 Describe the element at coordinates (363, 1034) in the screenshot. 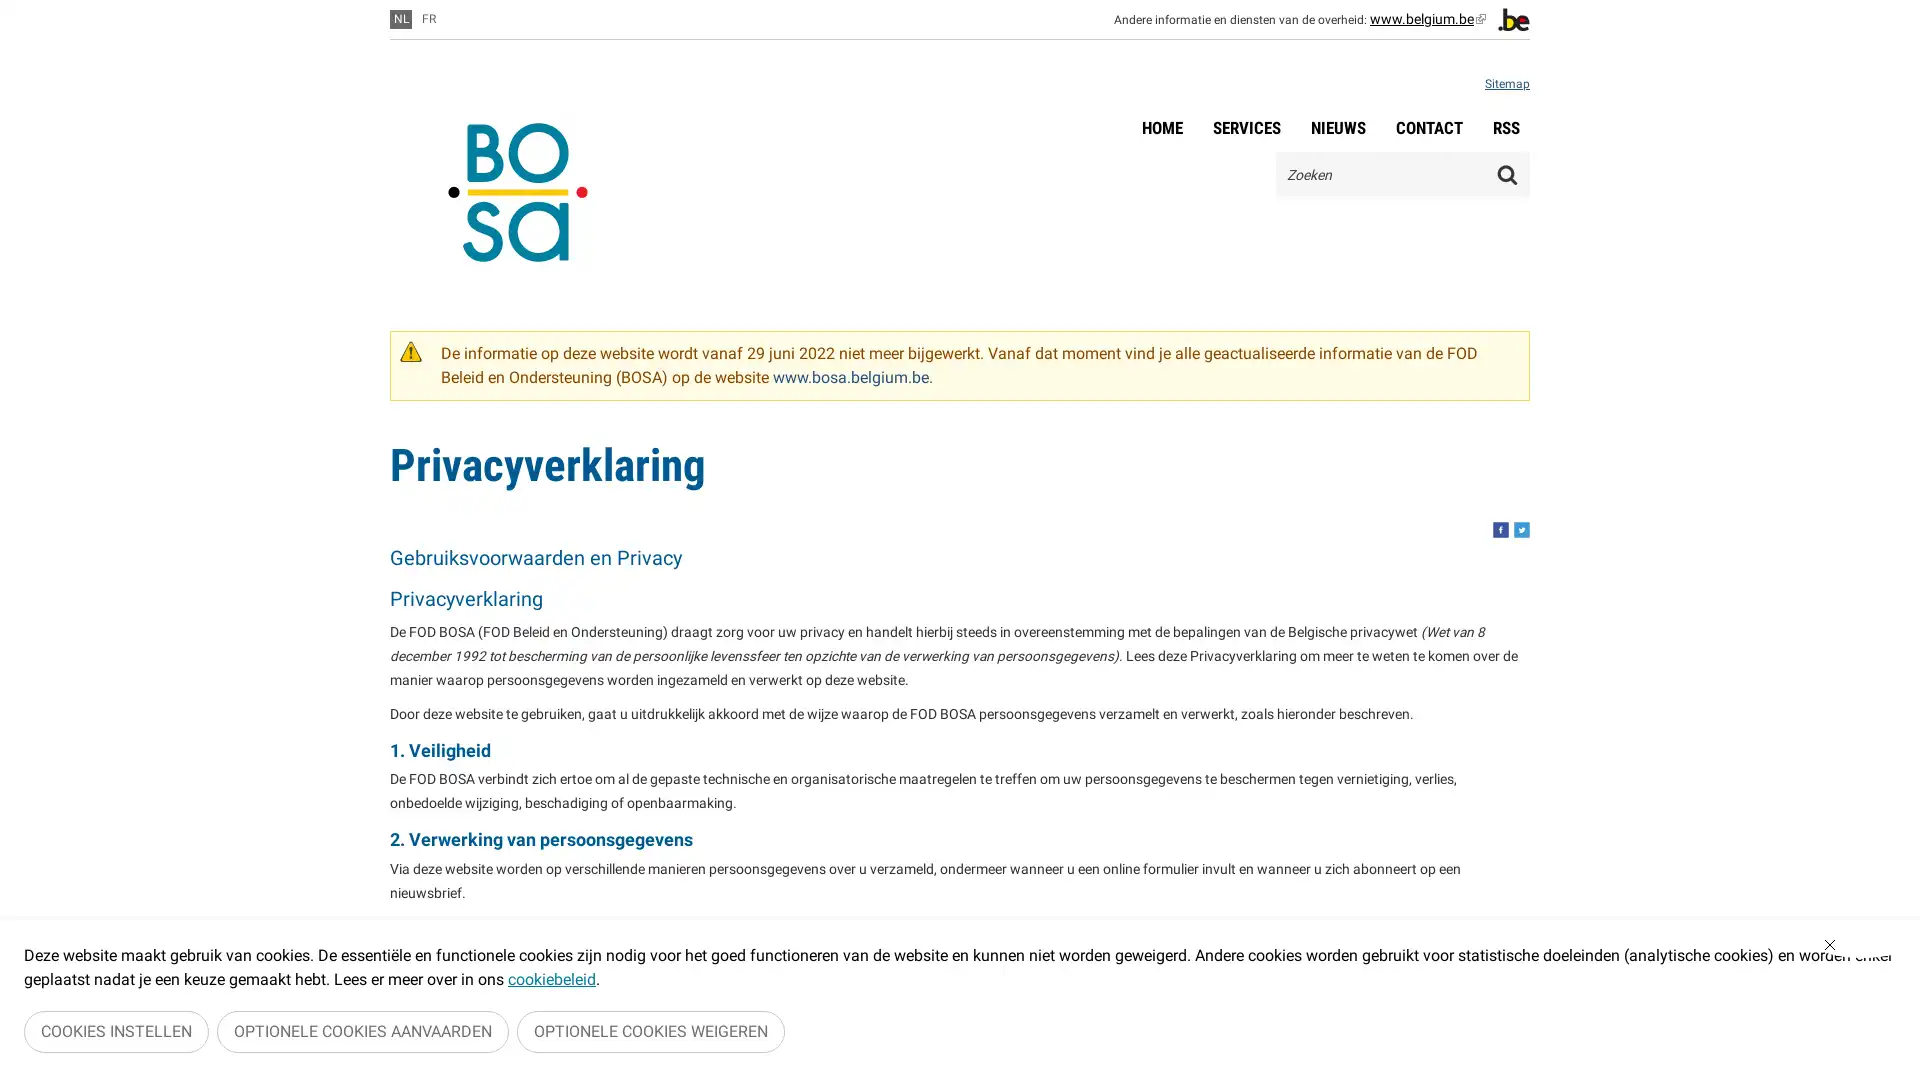

I see `OPTIONELE COOKIES AANVAARDEN` at that location.